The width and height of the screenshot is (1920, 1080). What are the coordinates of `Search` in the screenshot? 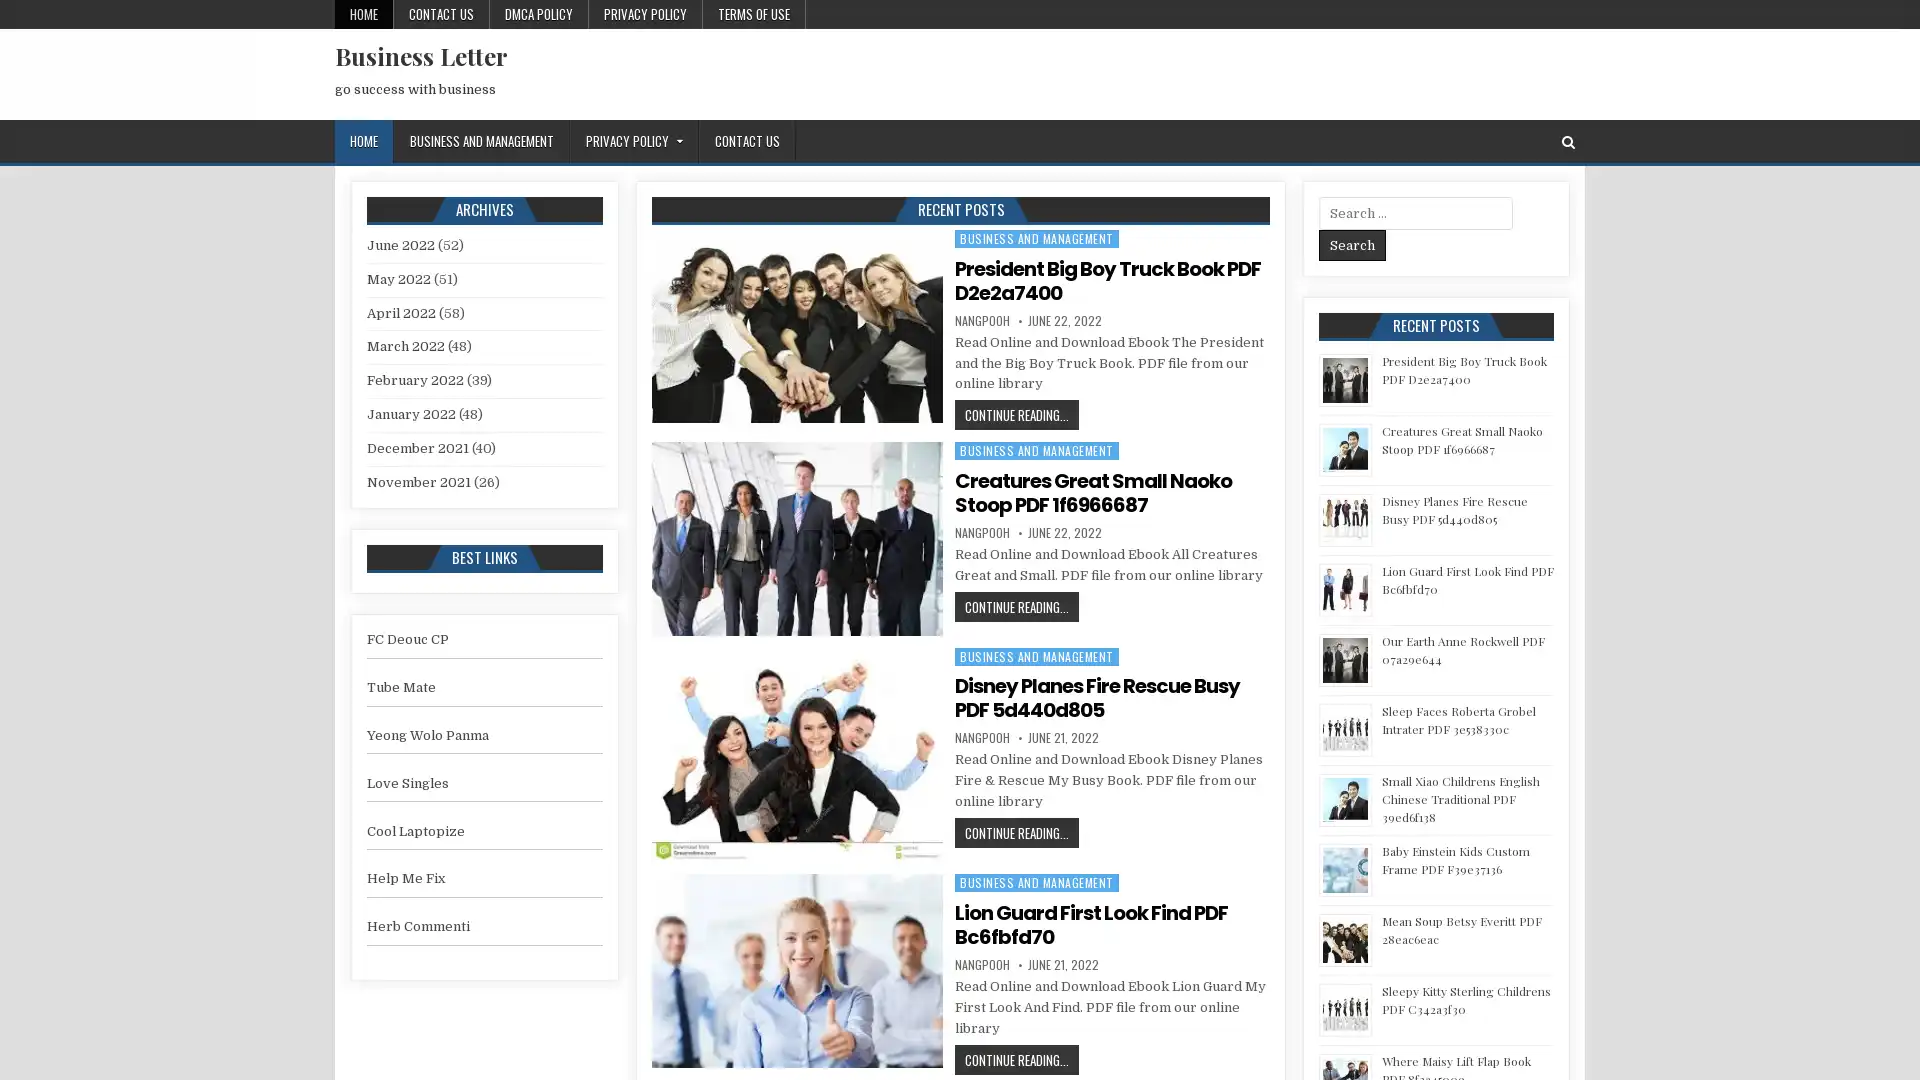 It's located at (1351, 244).